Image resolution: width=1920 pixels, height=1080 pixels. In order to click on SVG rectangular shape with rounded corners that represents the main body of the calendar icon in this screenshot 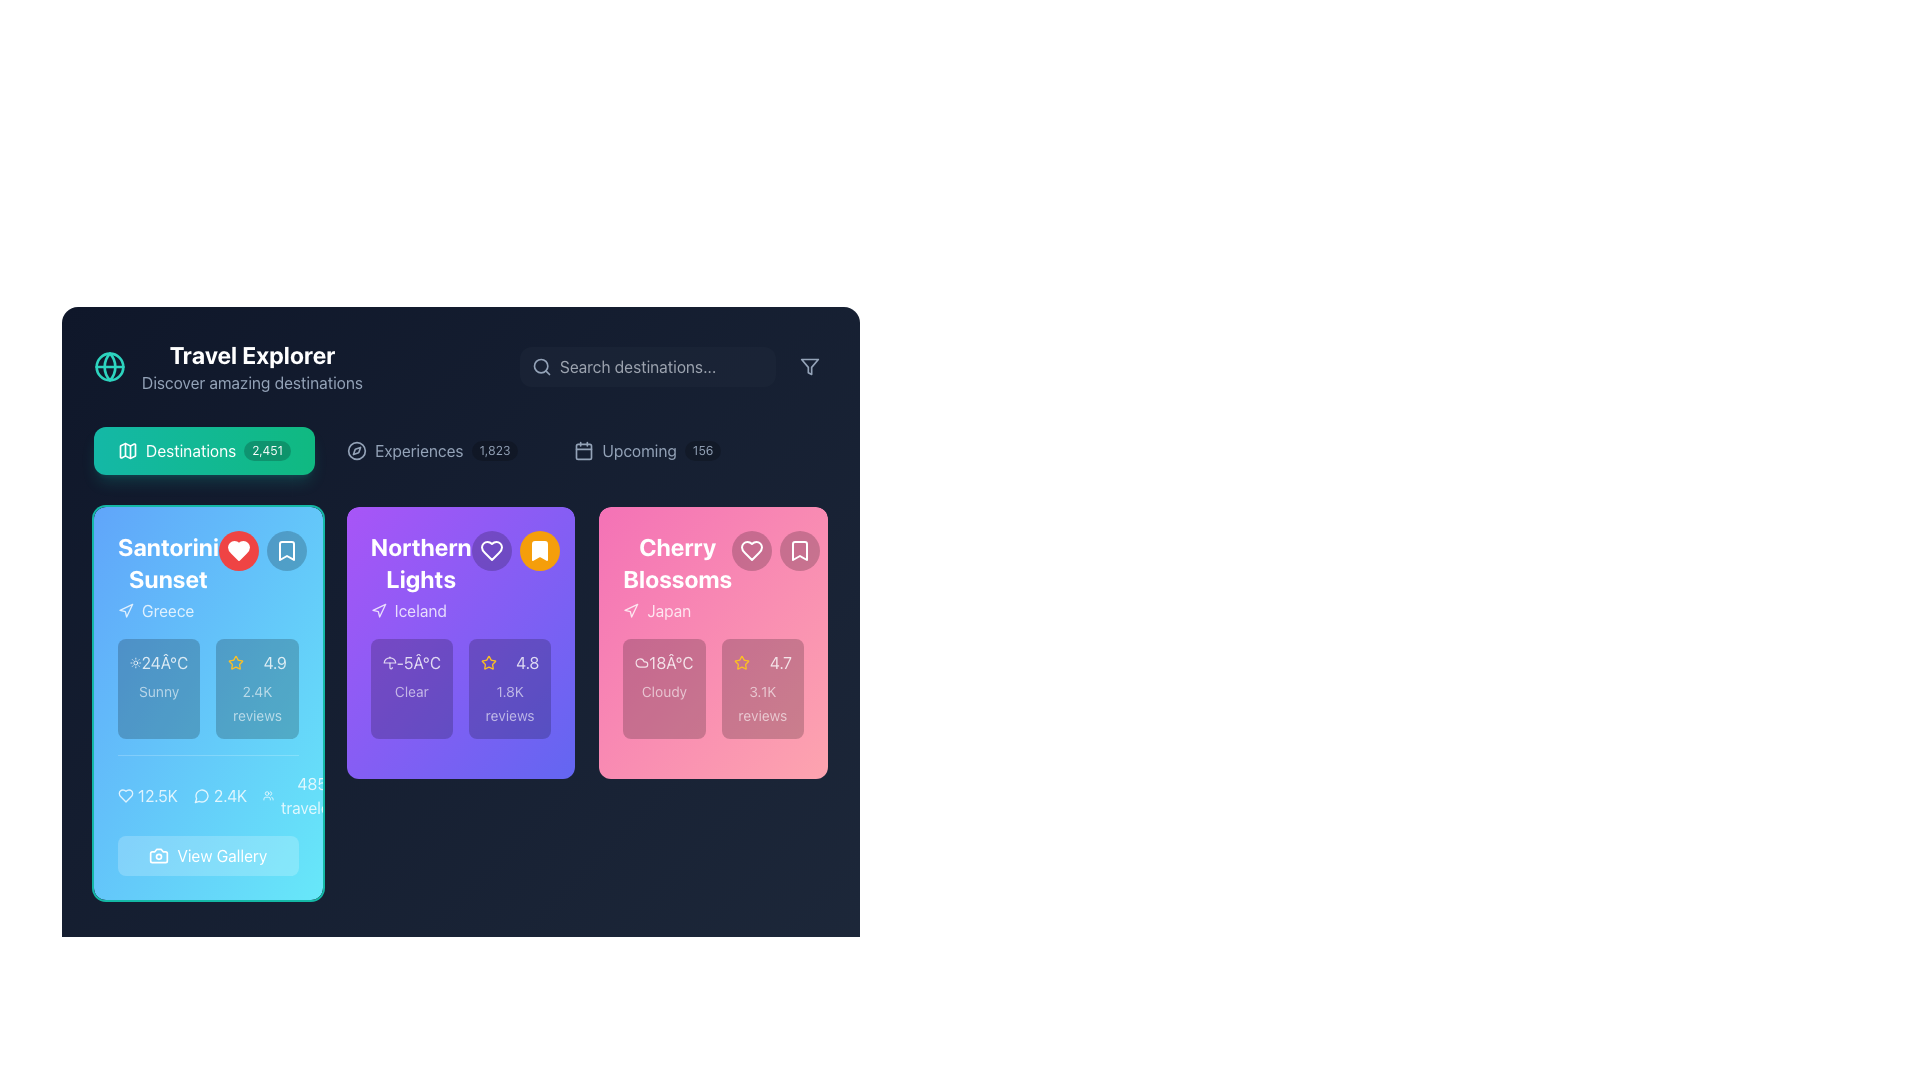, I will do `click(583, 451)`.